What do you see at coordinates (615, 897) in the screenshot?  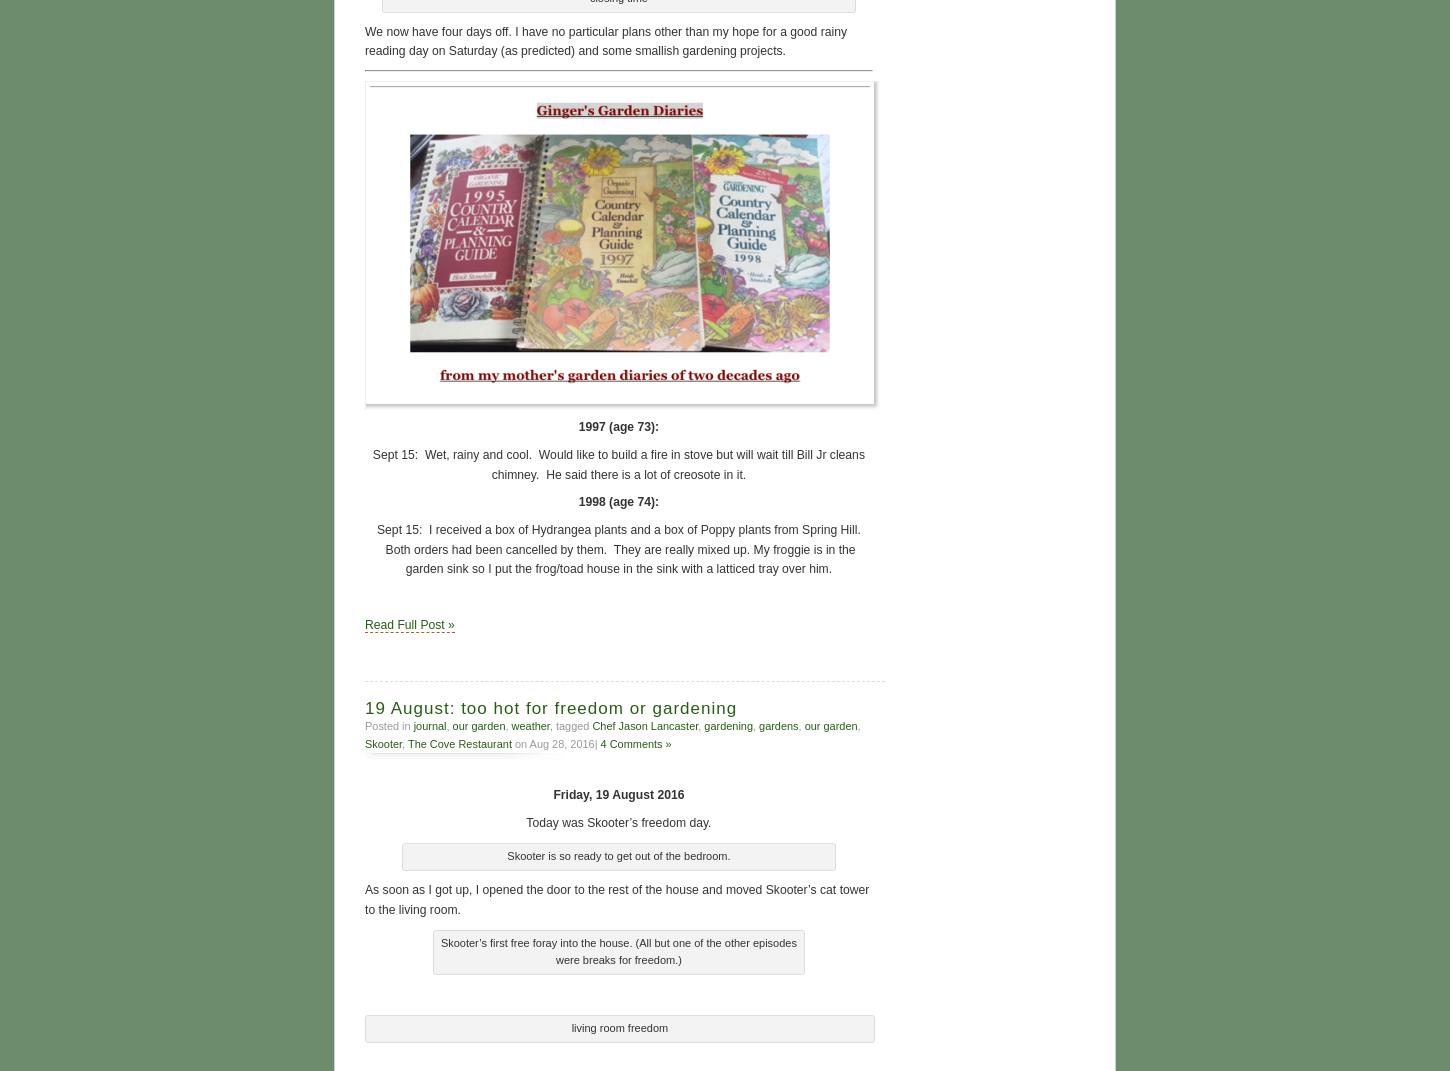 I see `'As soon as I got up, I opened the door to the rest of the house and moved Skooter’s cat tower to the living room.'` at bounding box center [615, 897].